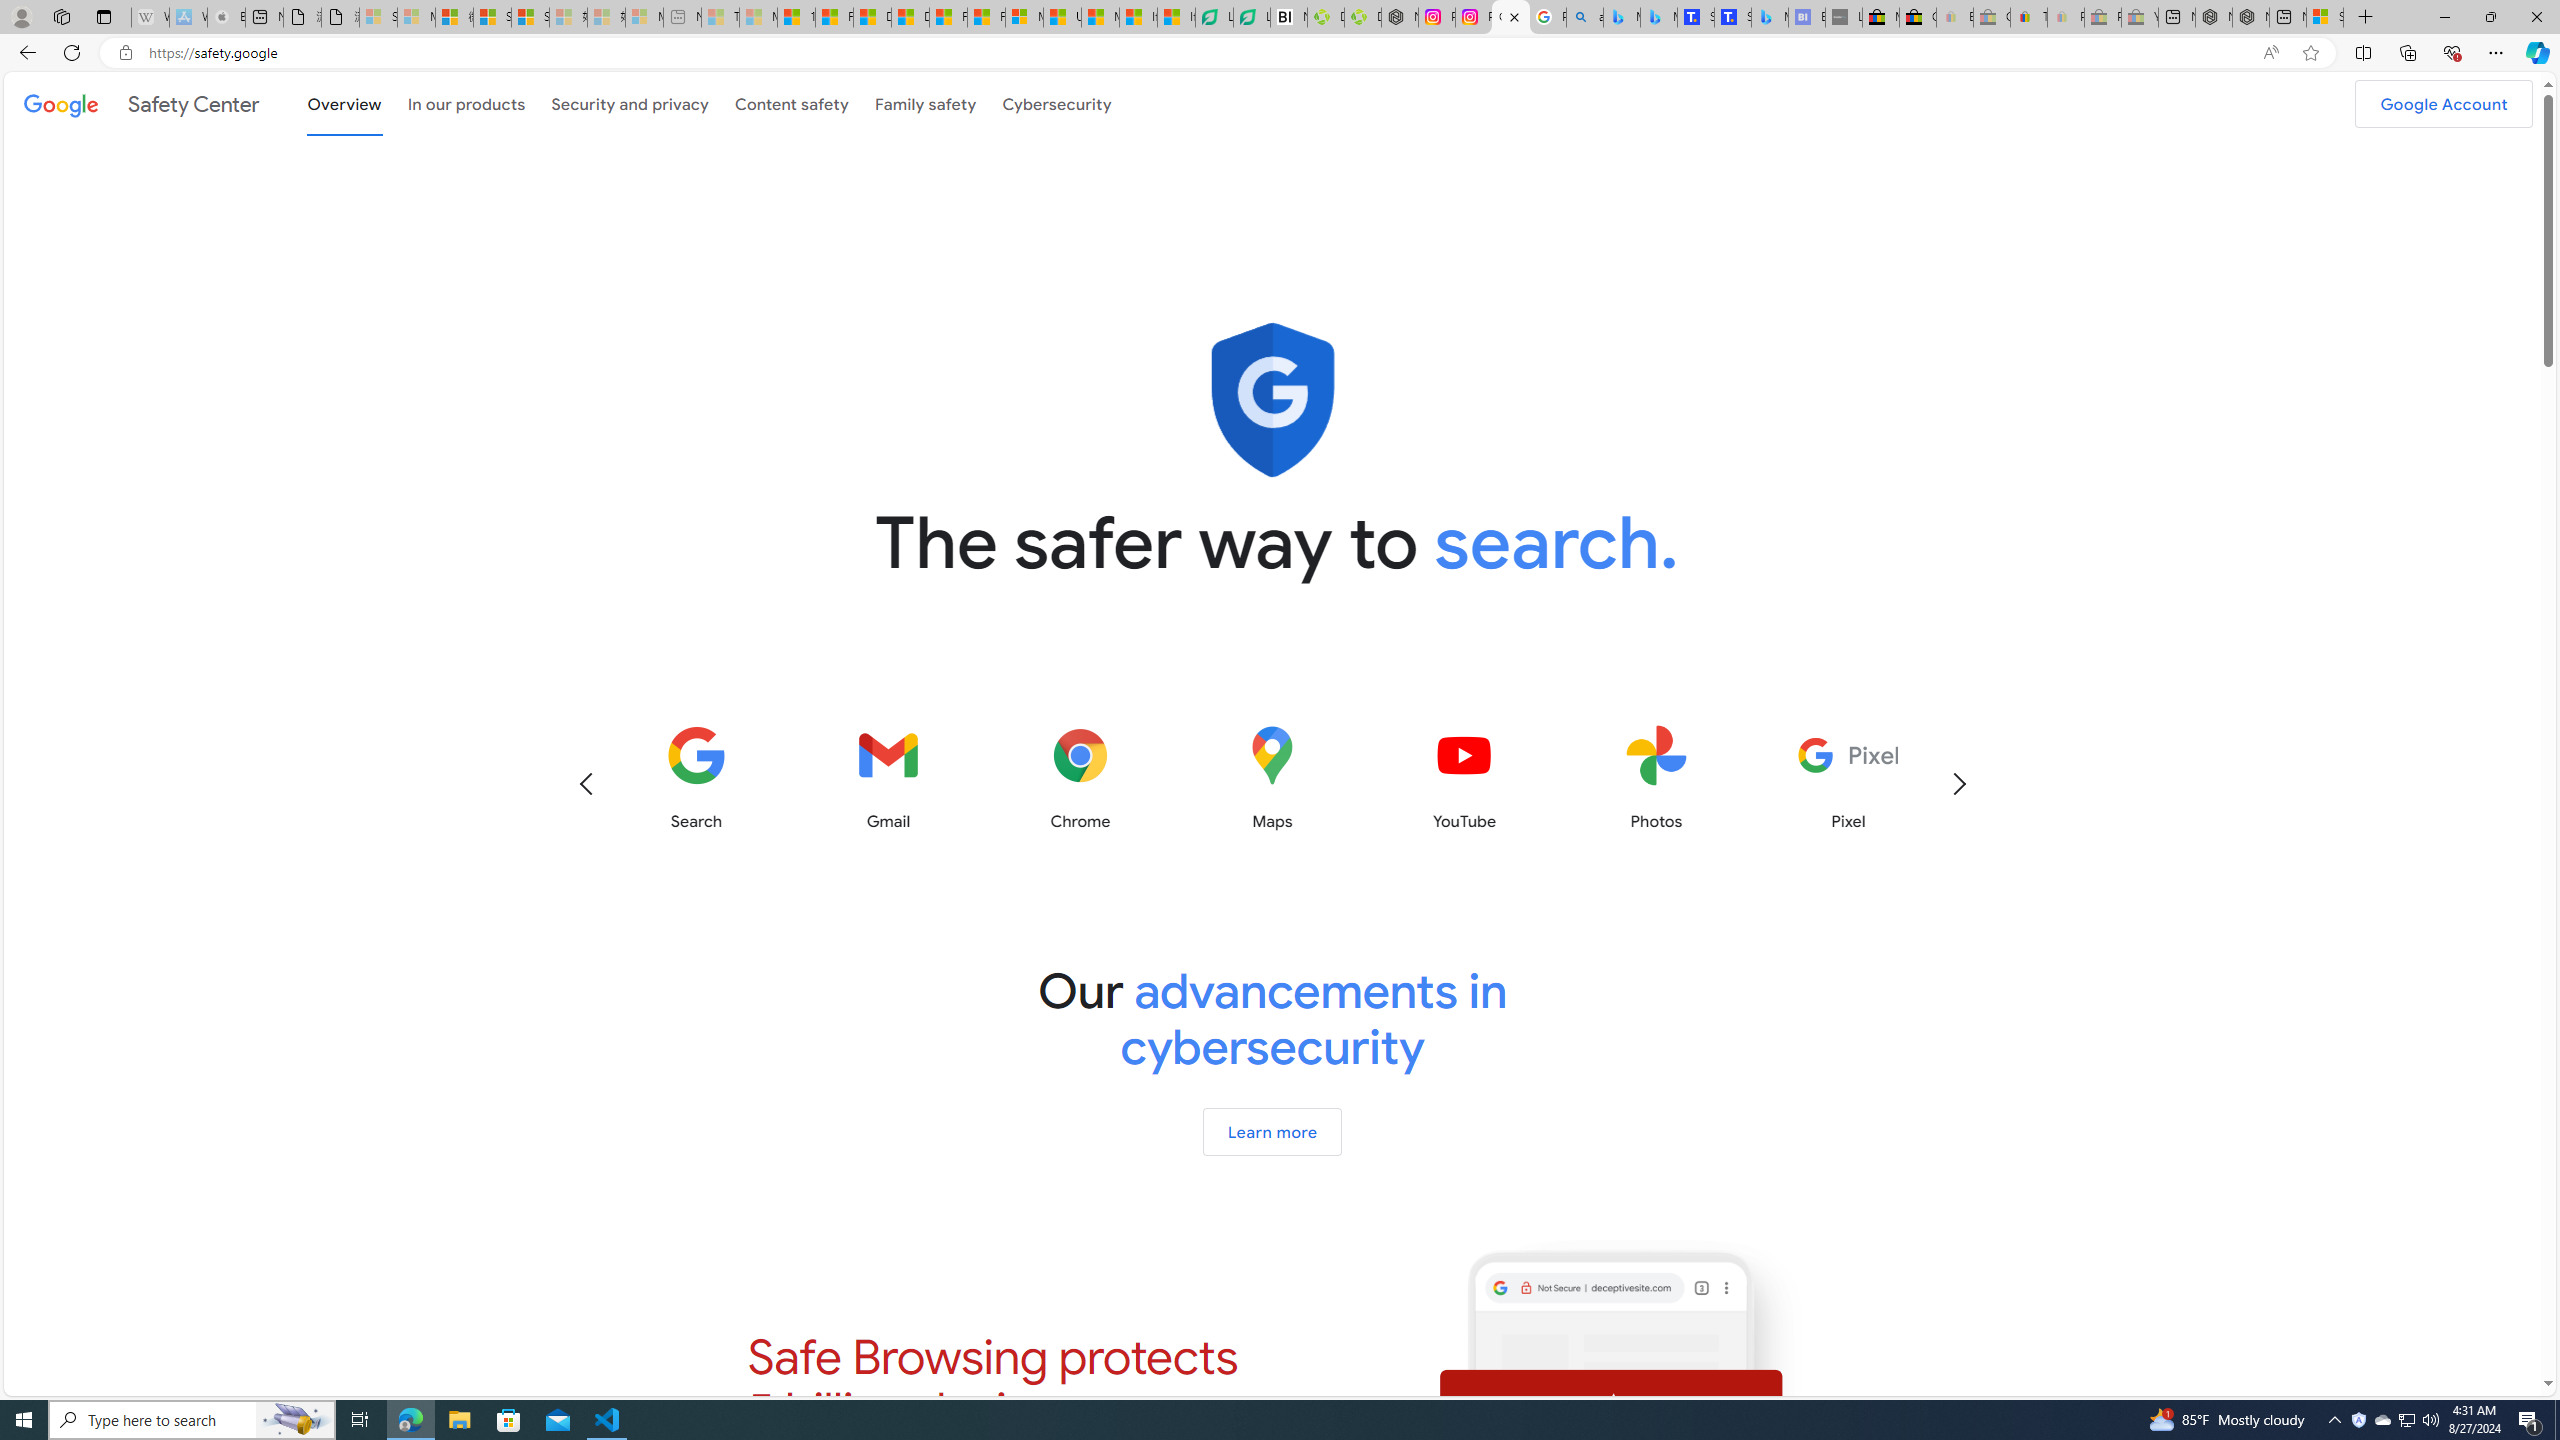  I want to click on 'Learn more about Pixel', so click(1847, 778).